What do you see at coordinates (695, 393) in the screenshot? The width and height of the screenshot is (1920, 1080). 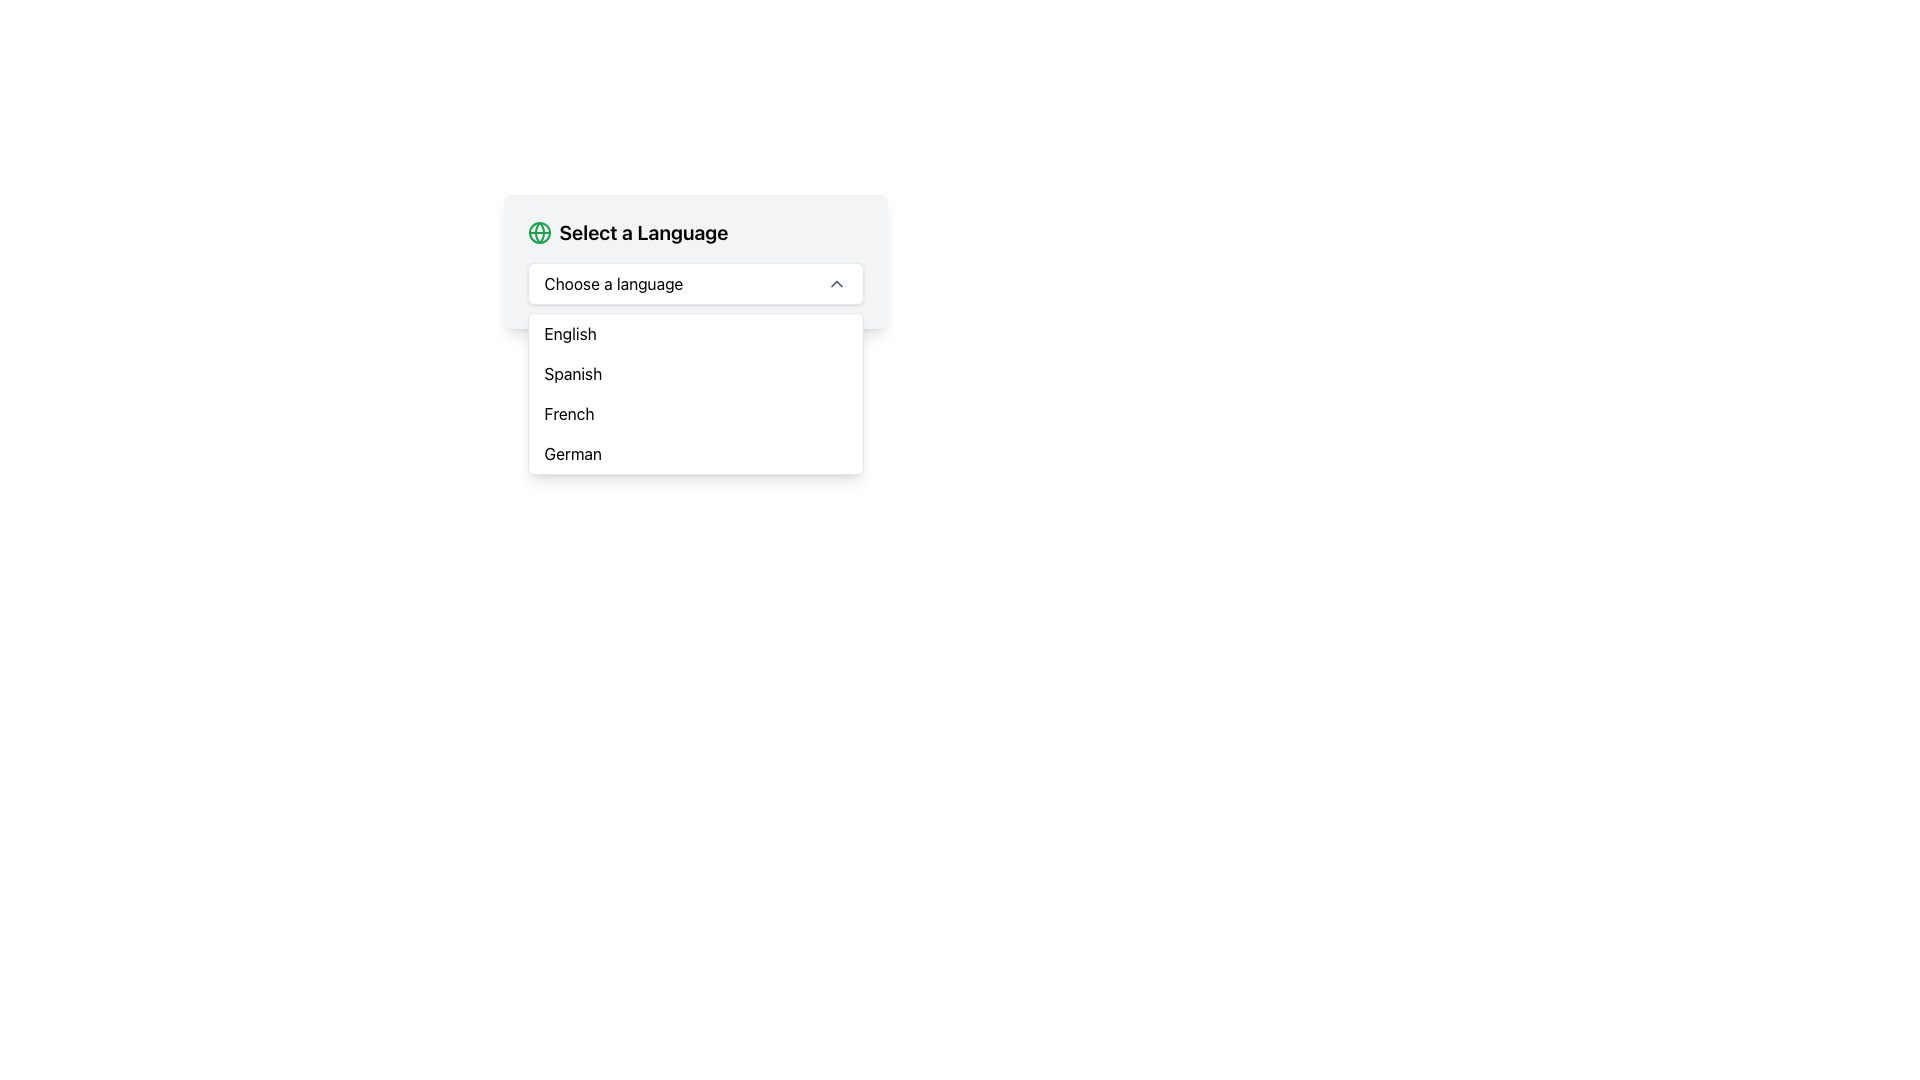 I see `the dropdown menu contents element, which features a white background with rounded corners and options for 'English,' 'Spanish,' 'French,' and 'German.'` at bounding box center [695, 393].